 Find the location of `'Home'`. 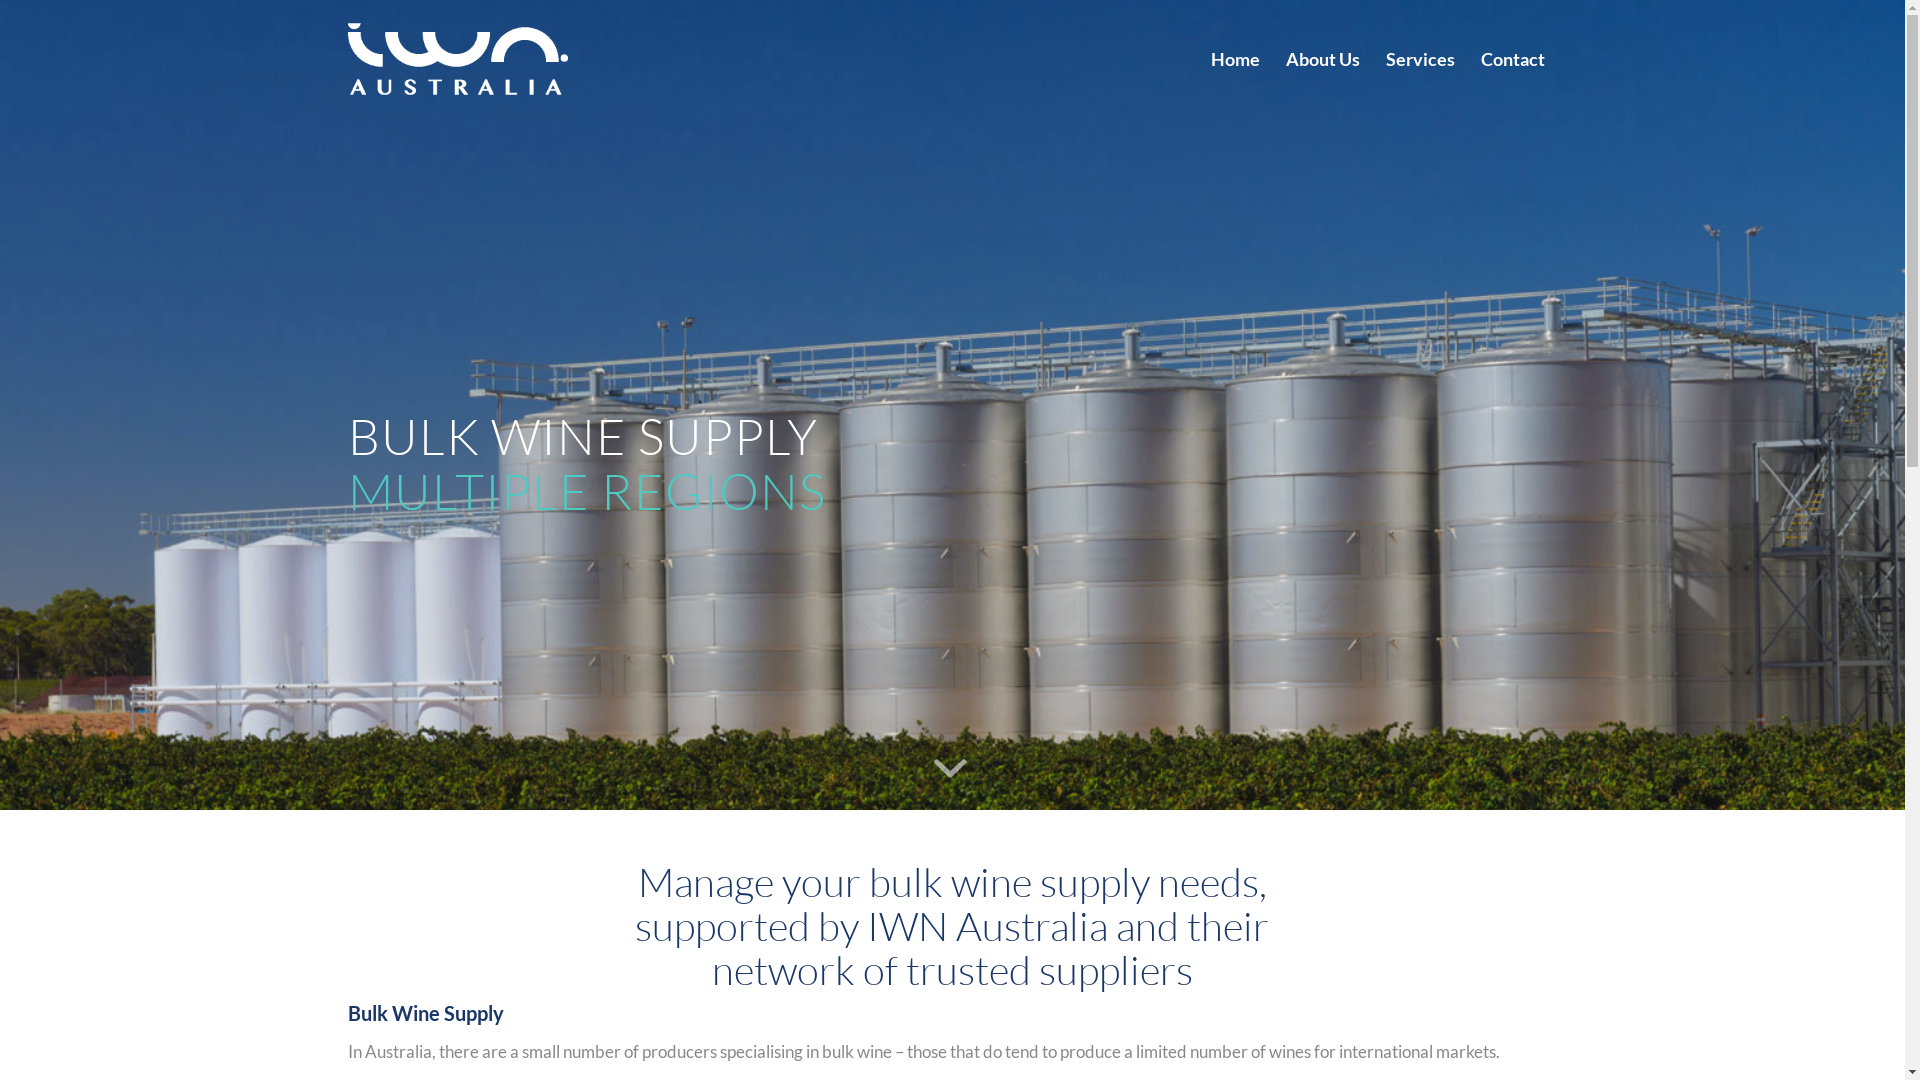

'Home' is located at coordinates (1234, 57).